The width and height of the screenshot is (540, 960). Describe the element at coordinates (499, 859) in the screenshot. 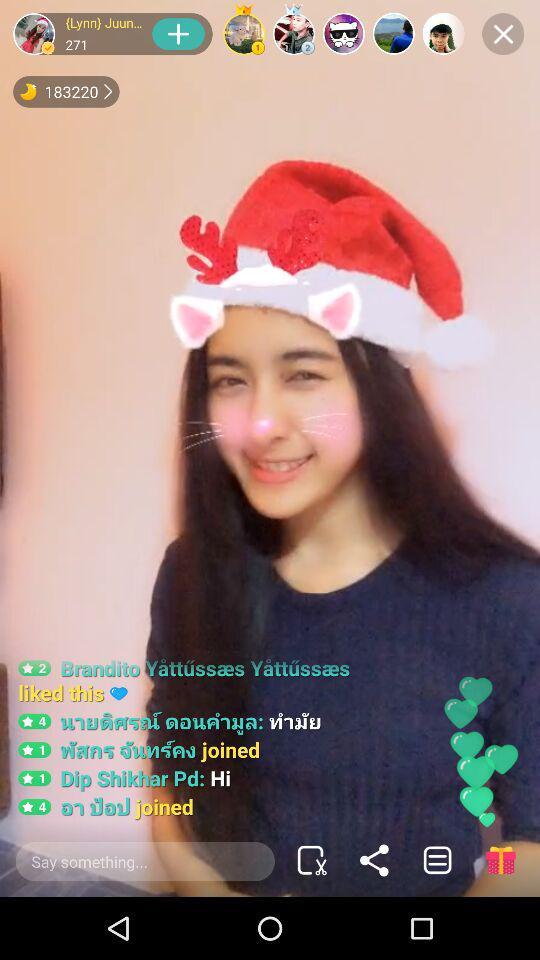

I see `the gift icon` at that location.